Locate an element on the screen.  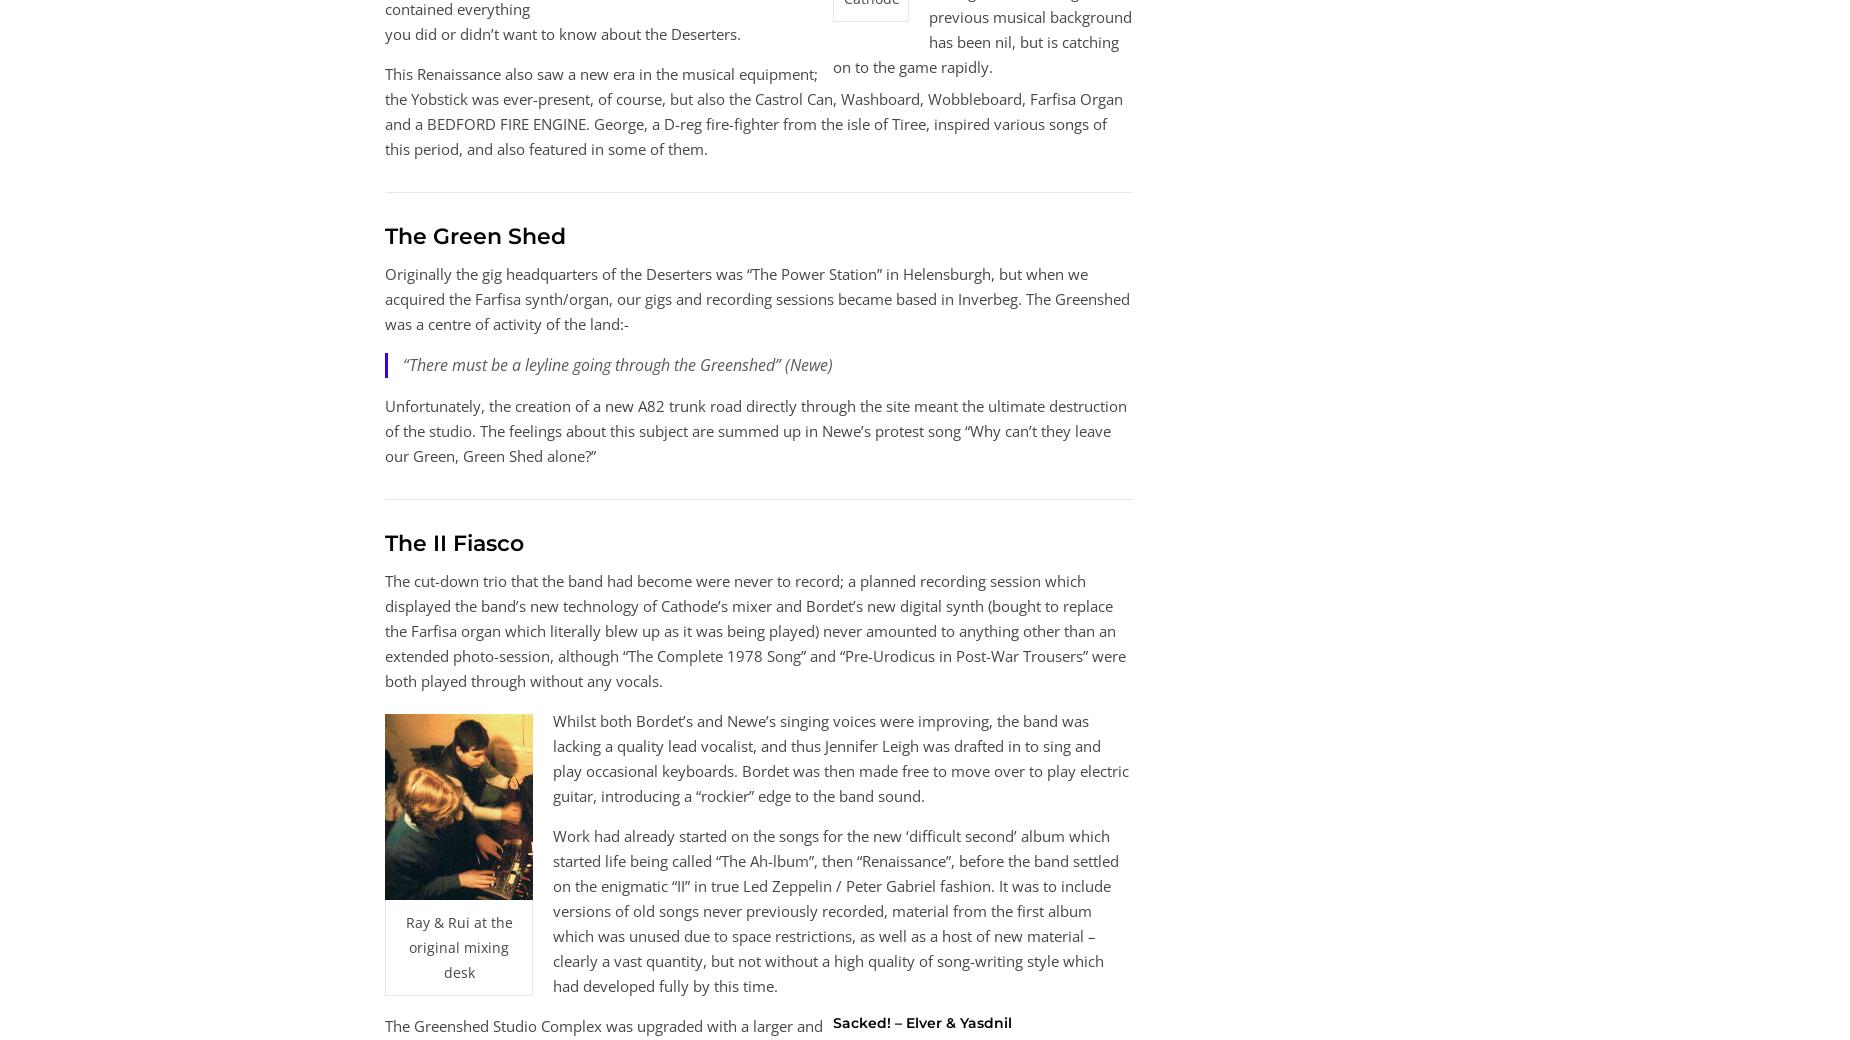
'This Renaissance also saw a new era in the musical equipment; the Yobstick was ever-present, of course, but also the Castrol Can, Washboard, Wobbleboard, Farfisa Organ and a BEDFORD FIRE ENGINE. George, a D-reg fire-fighter from the isle of Tiree, inspired various songs of this period, and also featured in some of them.' is located at coordinates (383, 109).